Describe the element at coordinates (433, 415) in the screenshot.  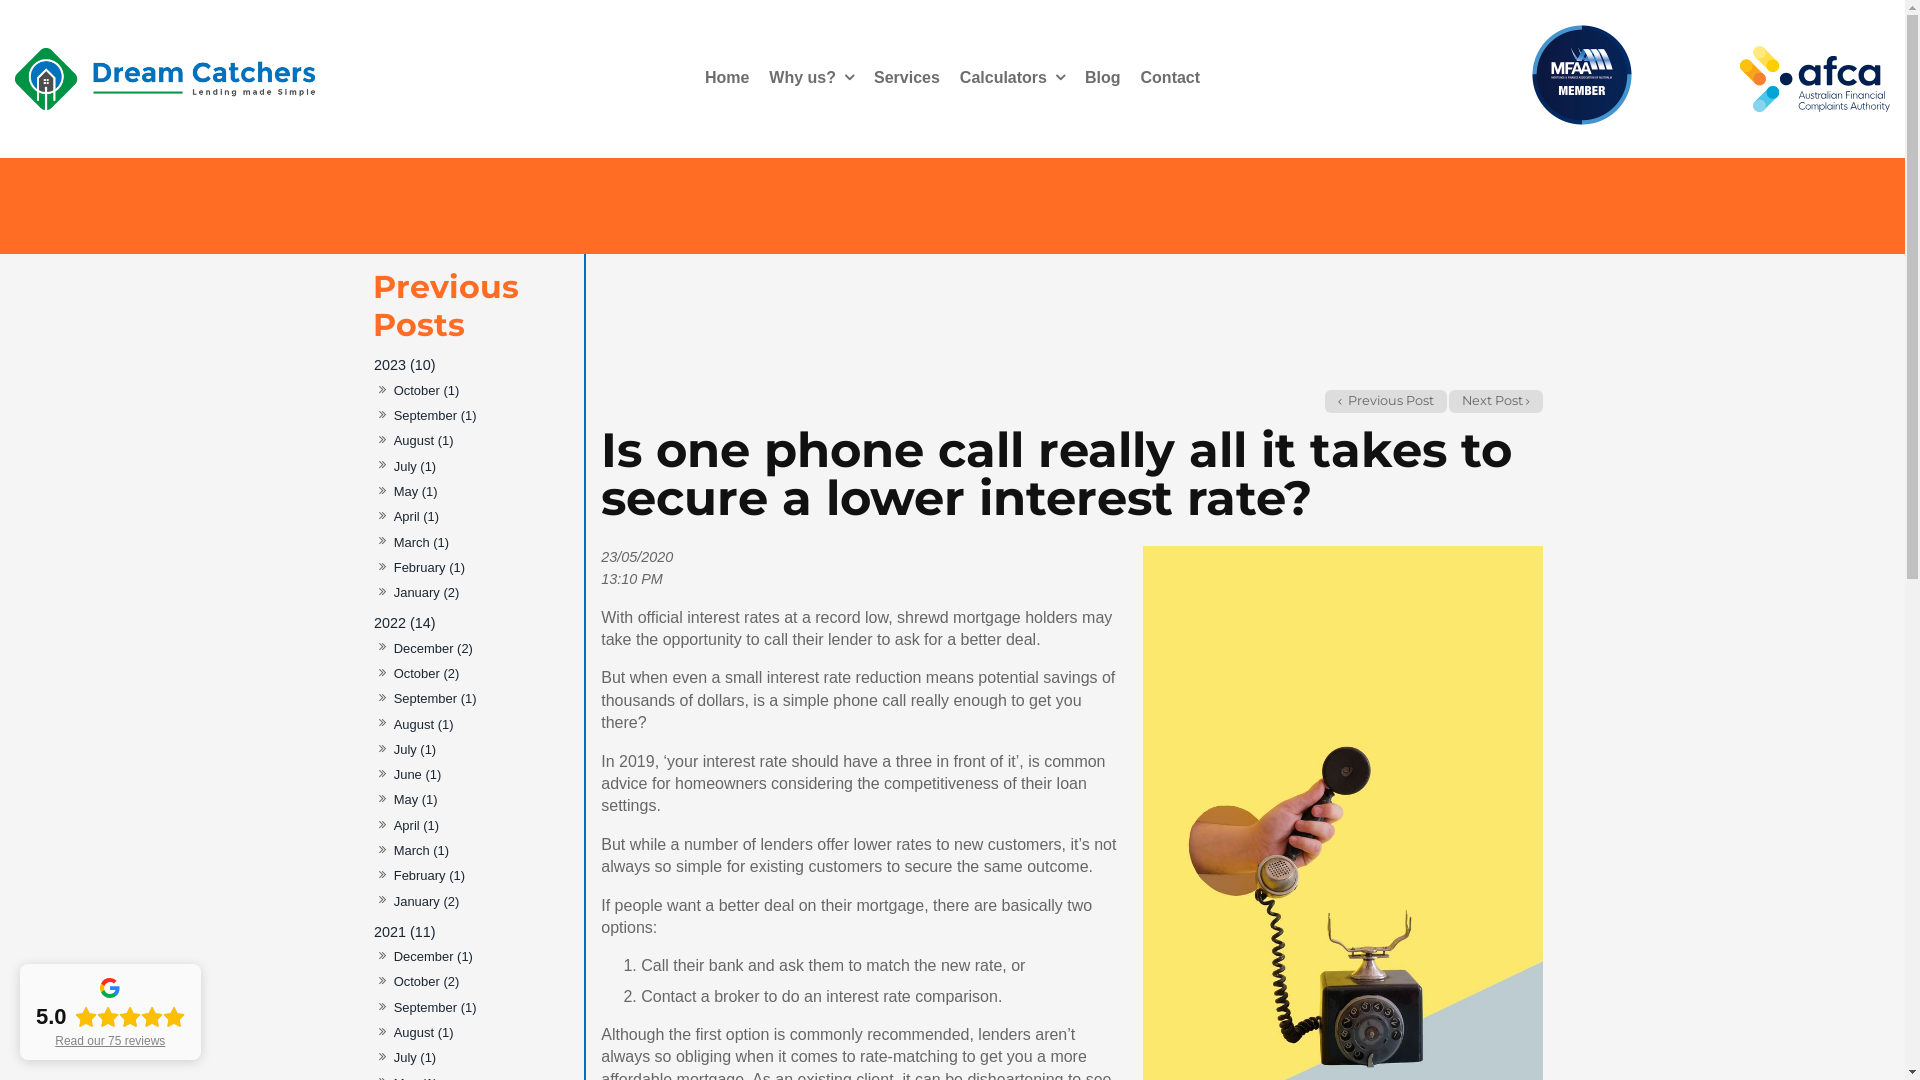
I see `'September (1)'` at that location.